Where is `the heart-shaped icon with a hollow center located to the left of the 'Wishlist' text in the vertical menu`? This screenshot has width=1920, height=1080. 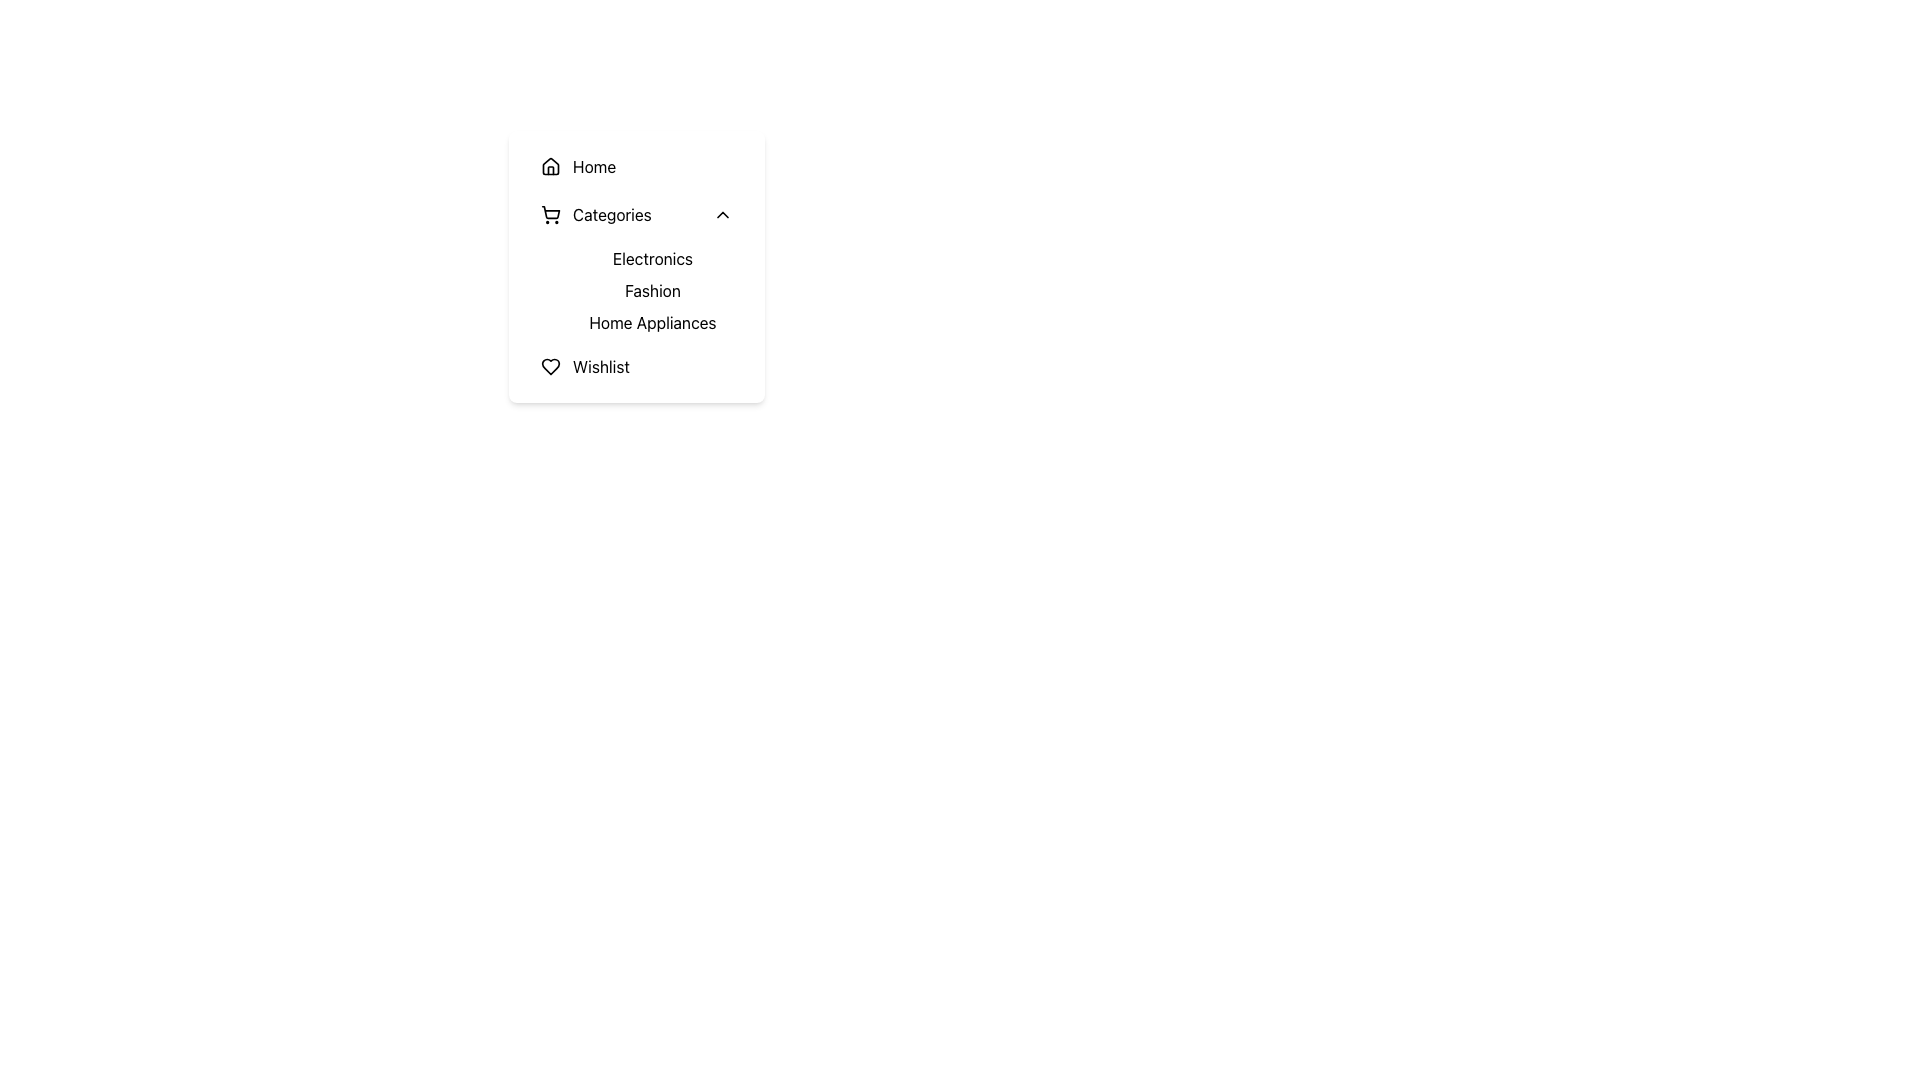 the heart-shaped icon with a hollow center located to the left of the 'Wishlist' text in the vertical menu is located at coordinates (551, 366).